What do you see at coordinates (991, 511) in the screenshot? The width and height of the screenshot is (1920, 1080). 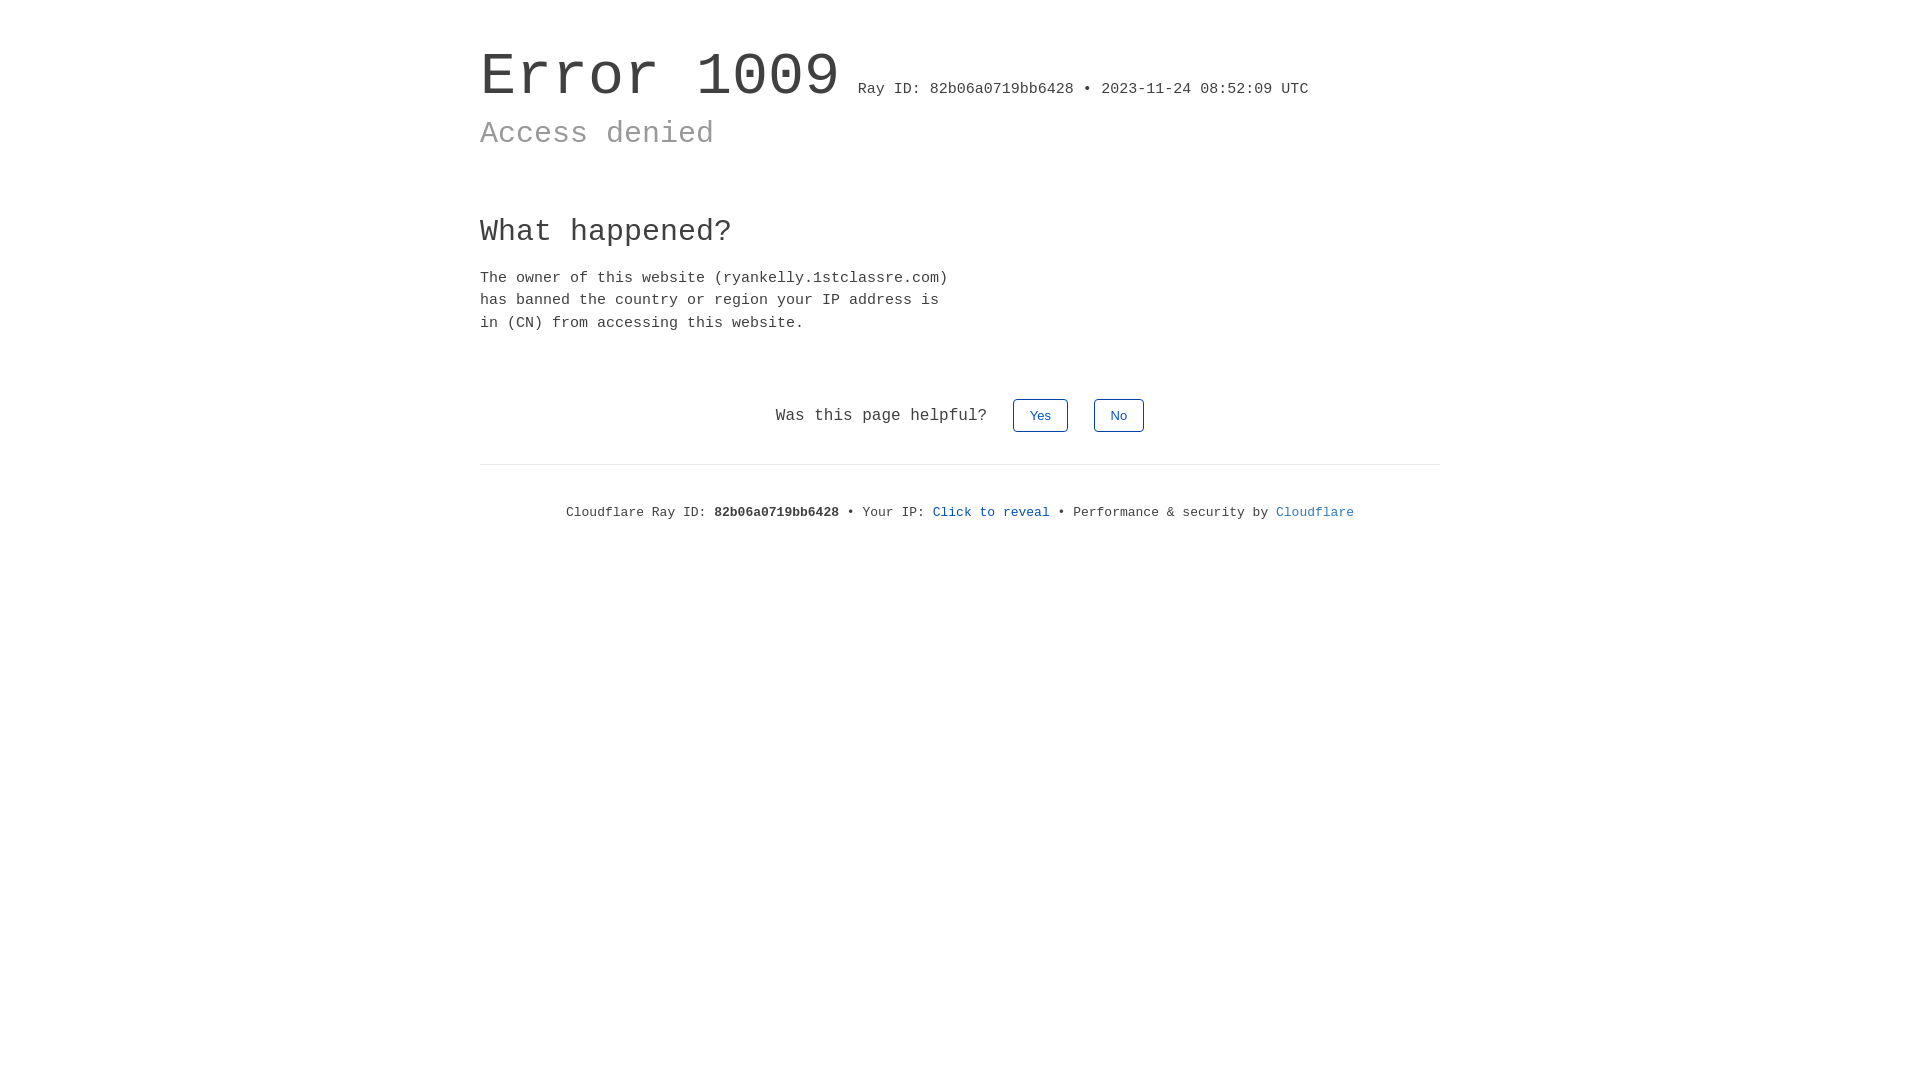 I see `'Click to reveal'` at bounding box center [991, 511].